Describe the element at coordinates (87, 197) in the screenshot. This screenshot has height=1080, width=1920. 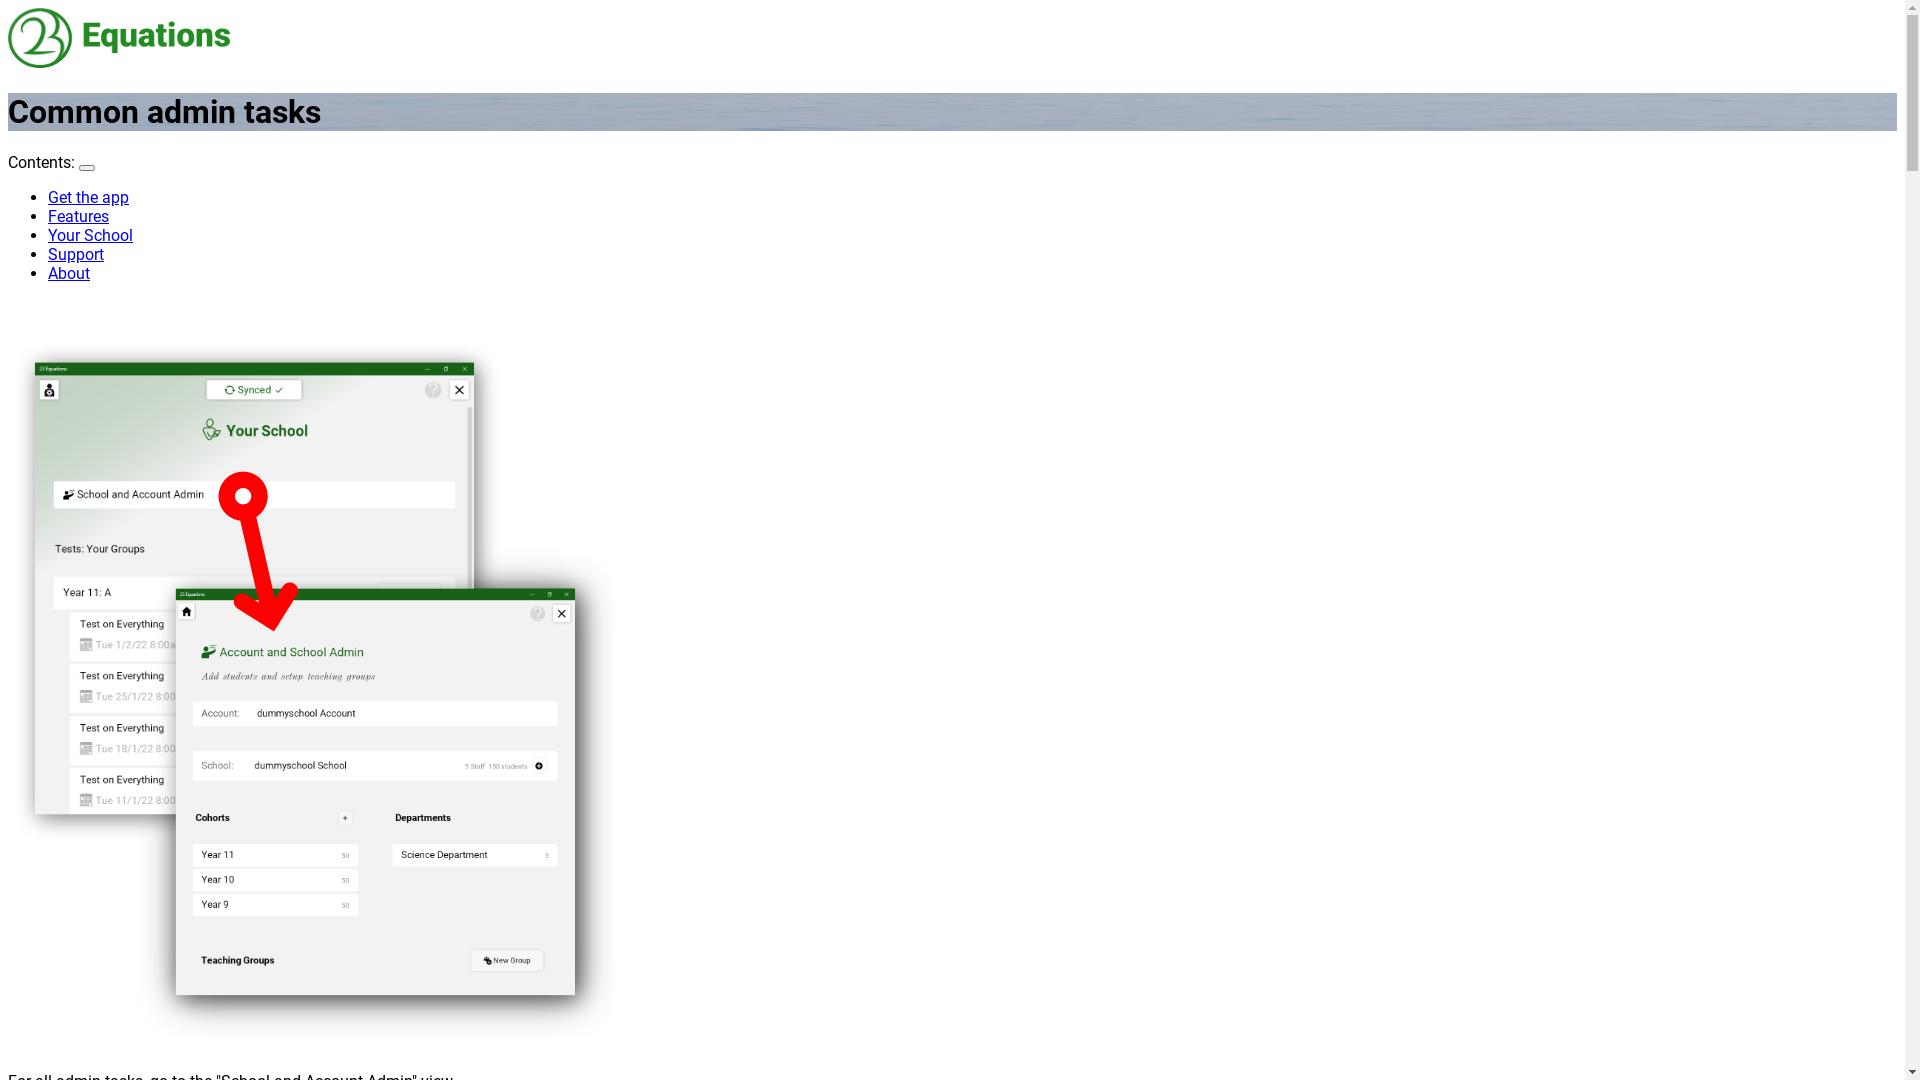
I see `'Get the app'` at that location.